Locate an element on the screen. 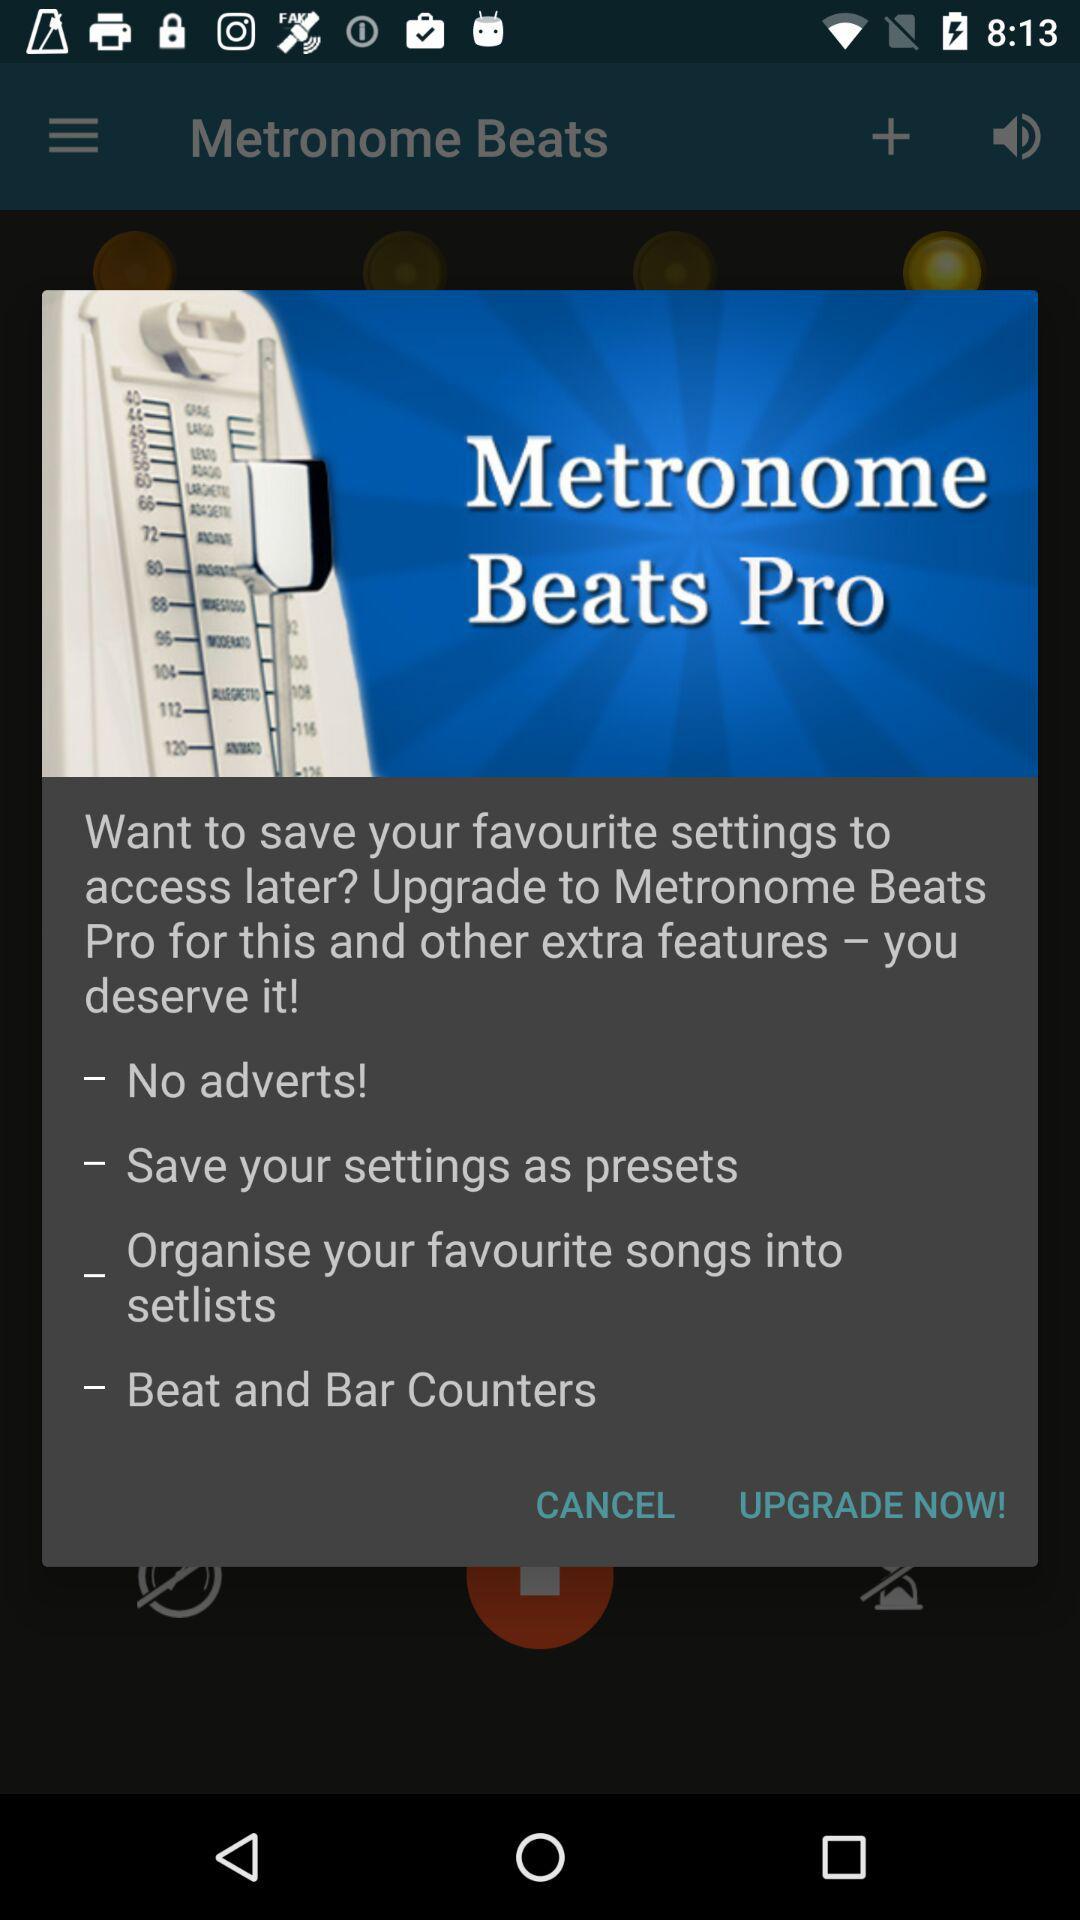  the item below the beat and bar icon is located at coordinates (604, 1503).